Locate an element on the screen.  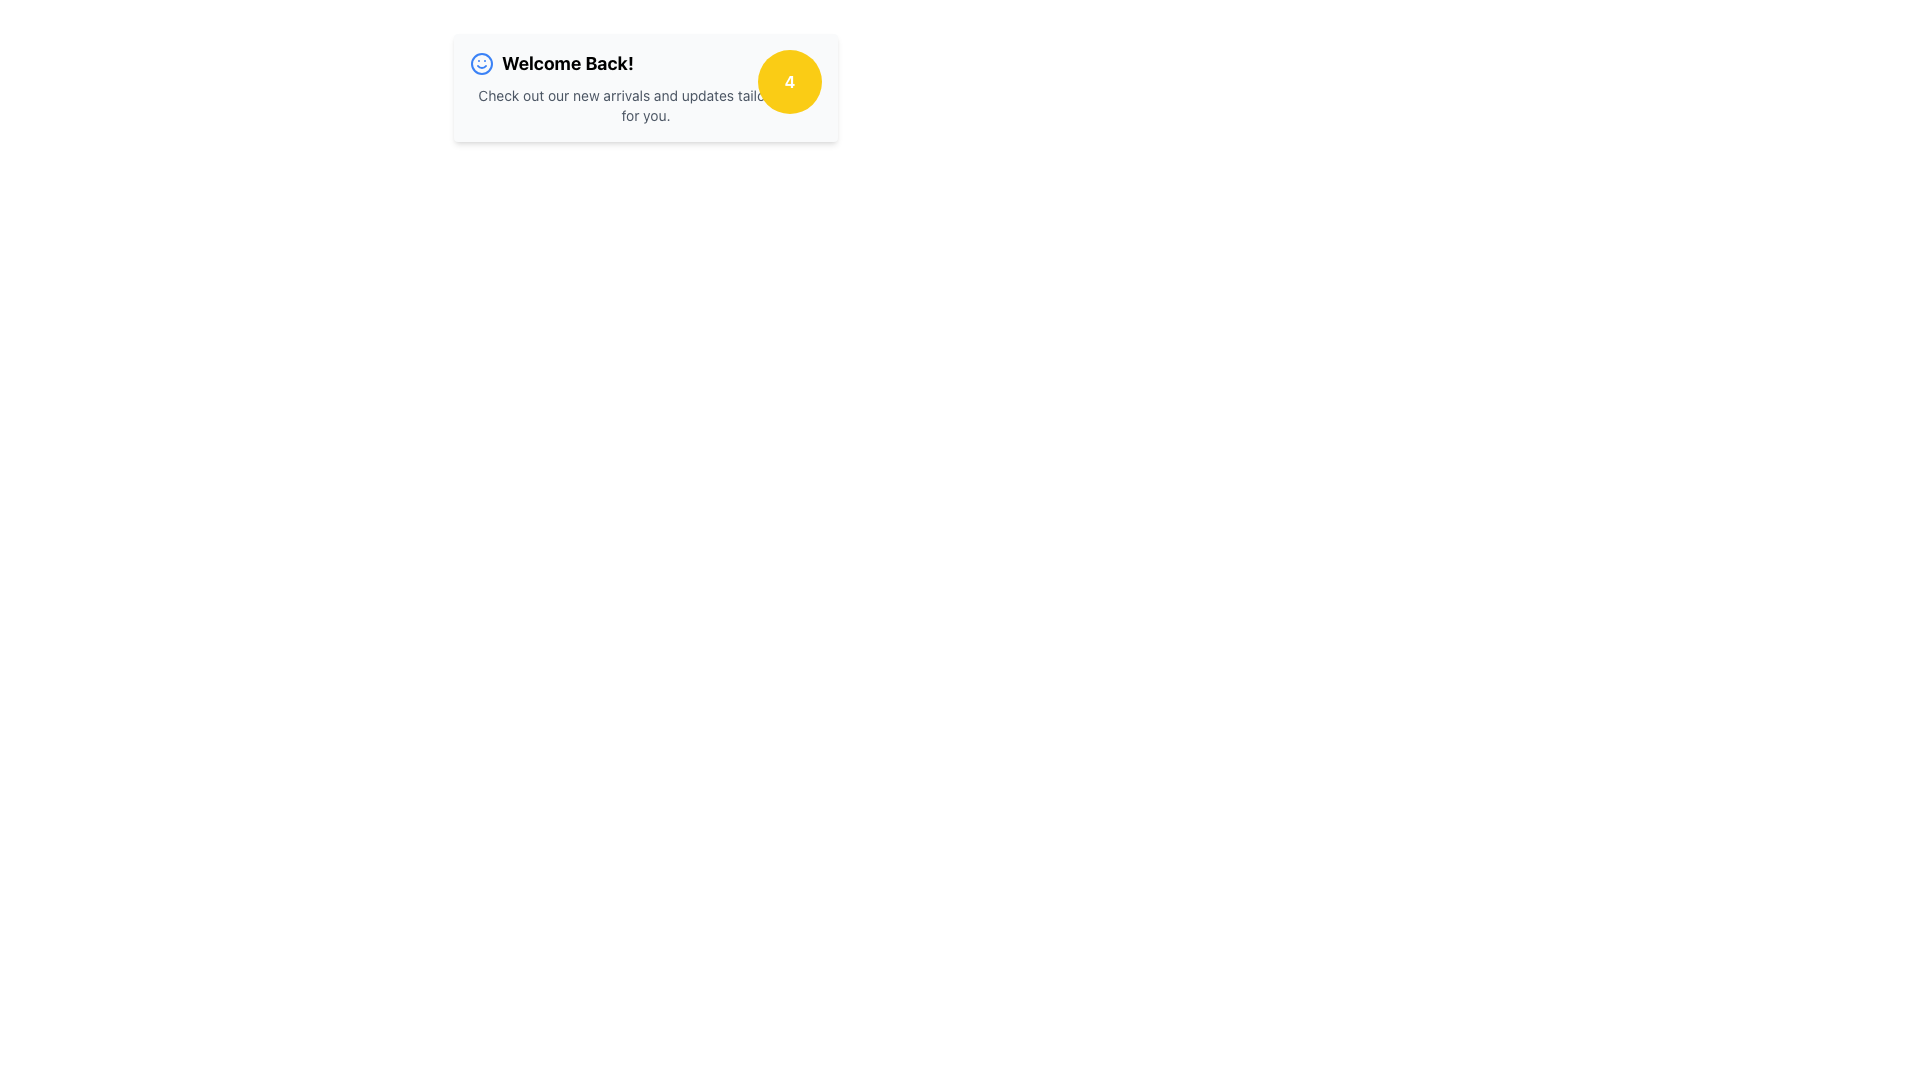
numeral '4' displayed within the yellow circular indicator located to the right of the message box titled 'Welcome Back!' is located at coordinates (789, 80).